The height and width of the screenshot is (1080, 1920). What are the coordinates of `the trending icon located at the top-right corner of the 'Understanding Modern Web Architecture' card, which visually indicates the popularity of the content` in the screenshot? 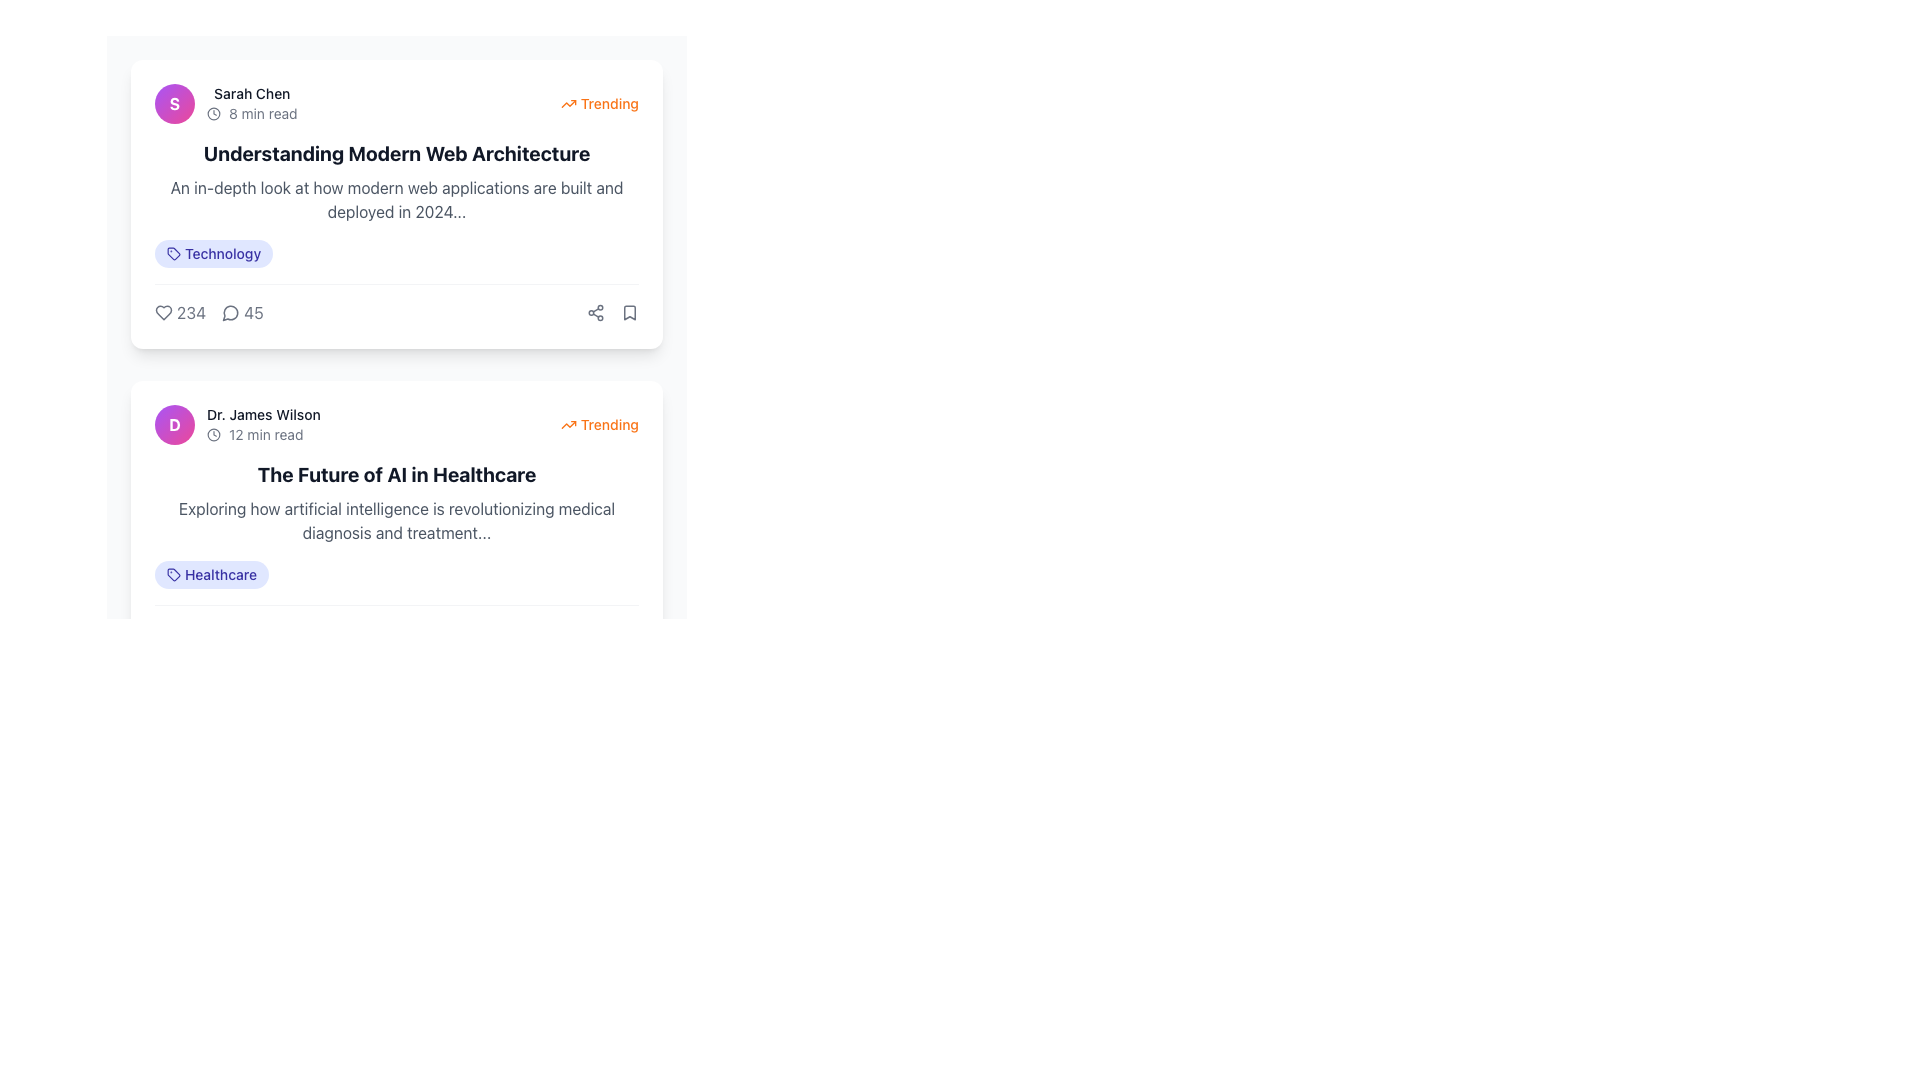 It's located at (567, 104).